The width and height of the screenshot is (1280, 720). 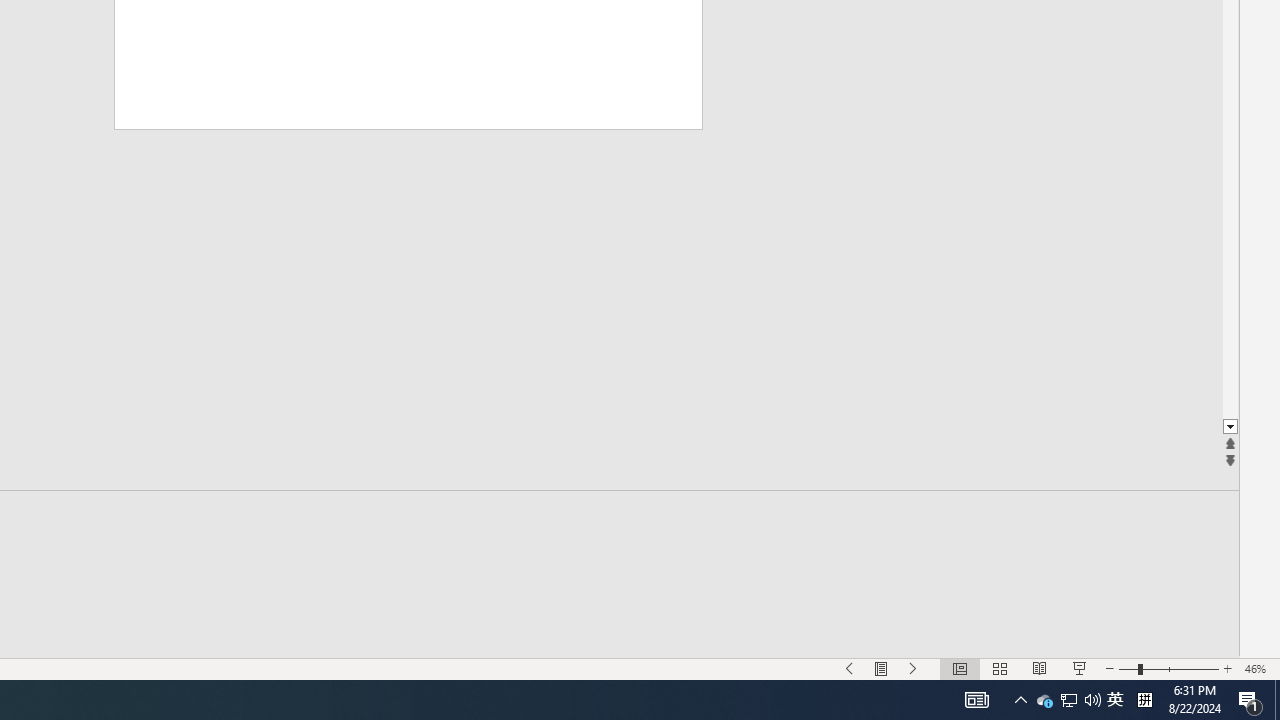 What do you see at coordinates (1229, 426) in the screenshot?
I see `'Line down'` at bounding box center [1229, 426].